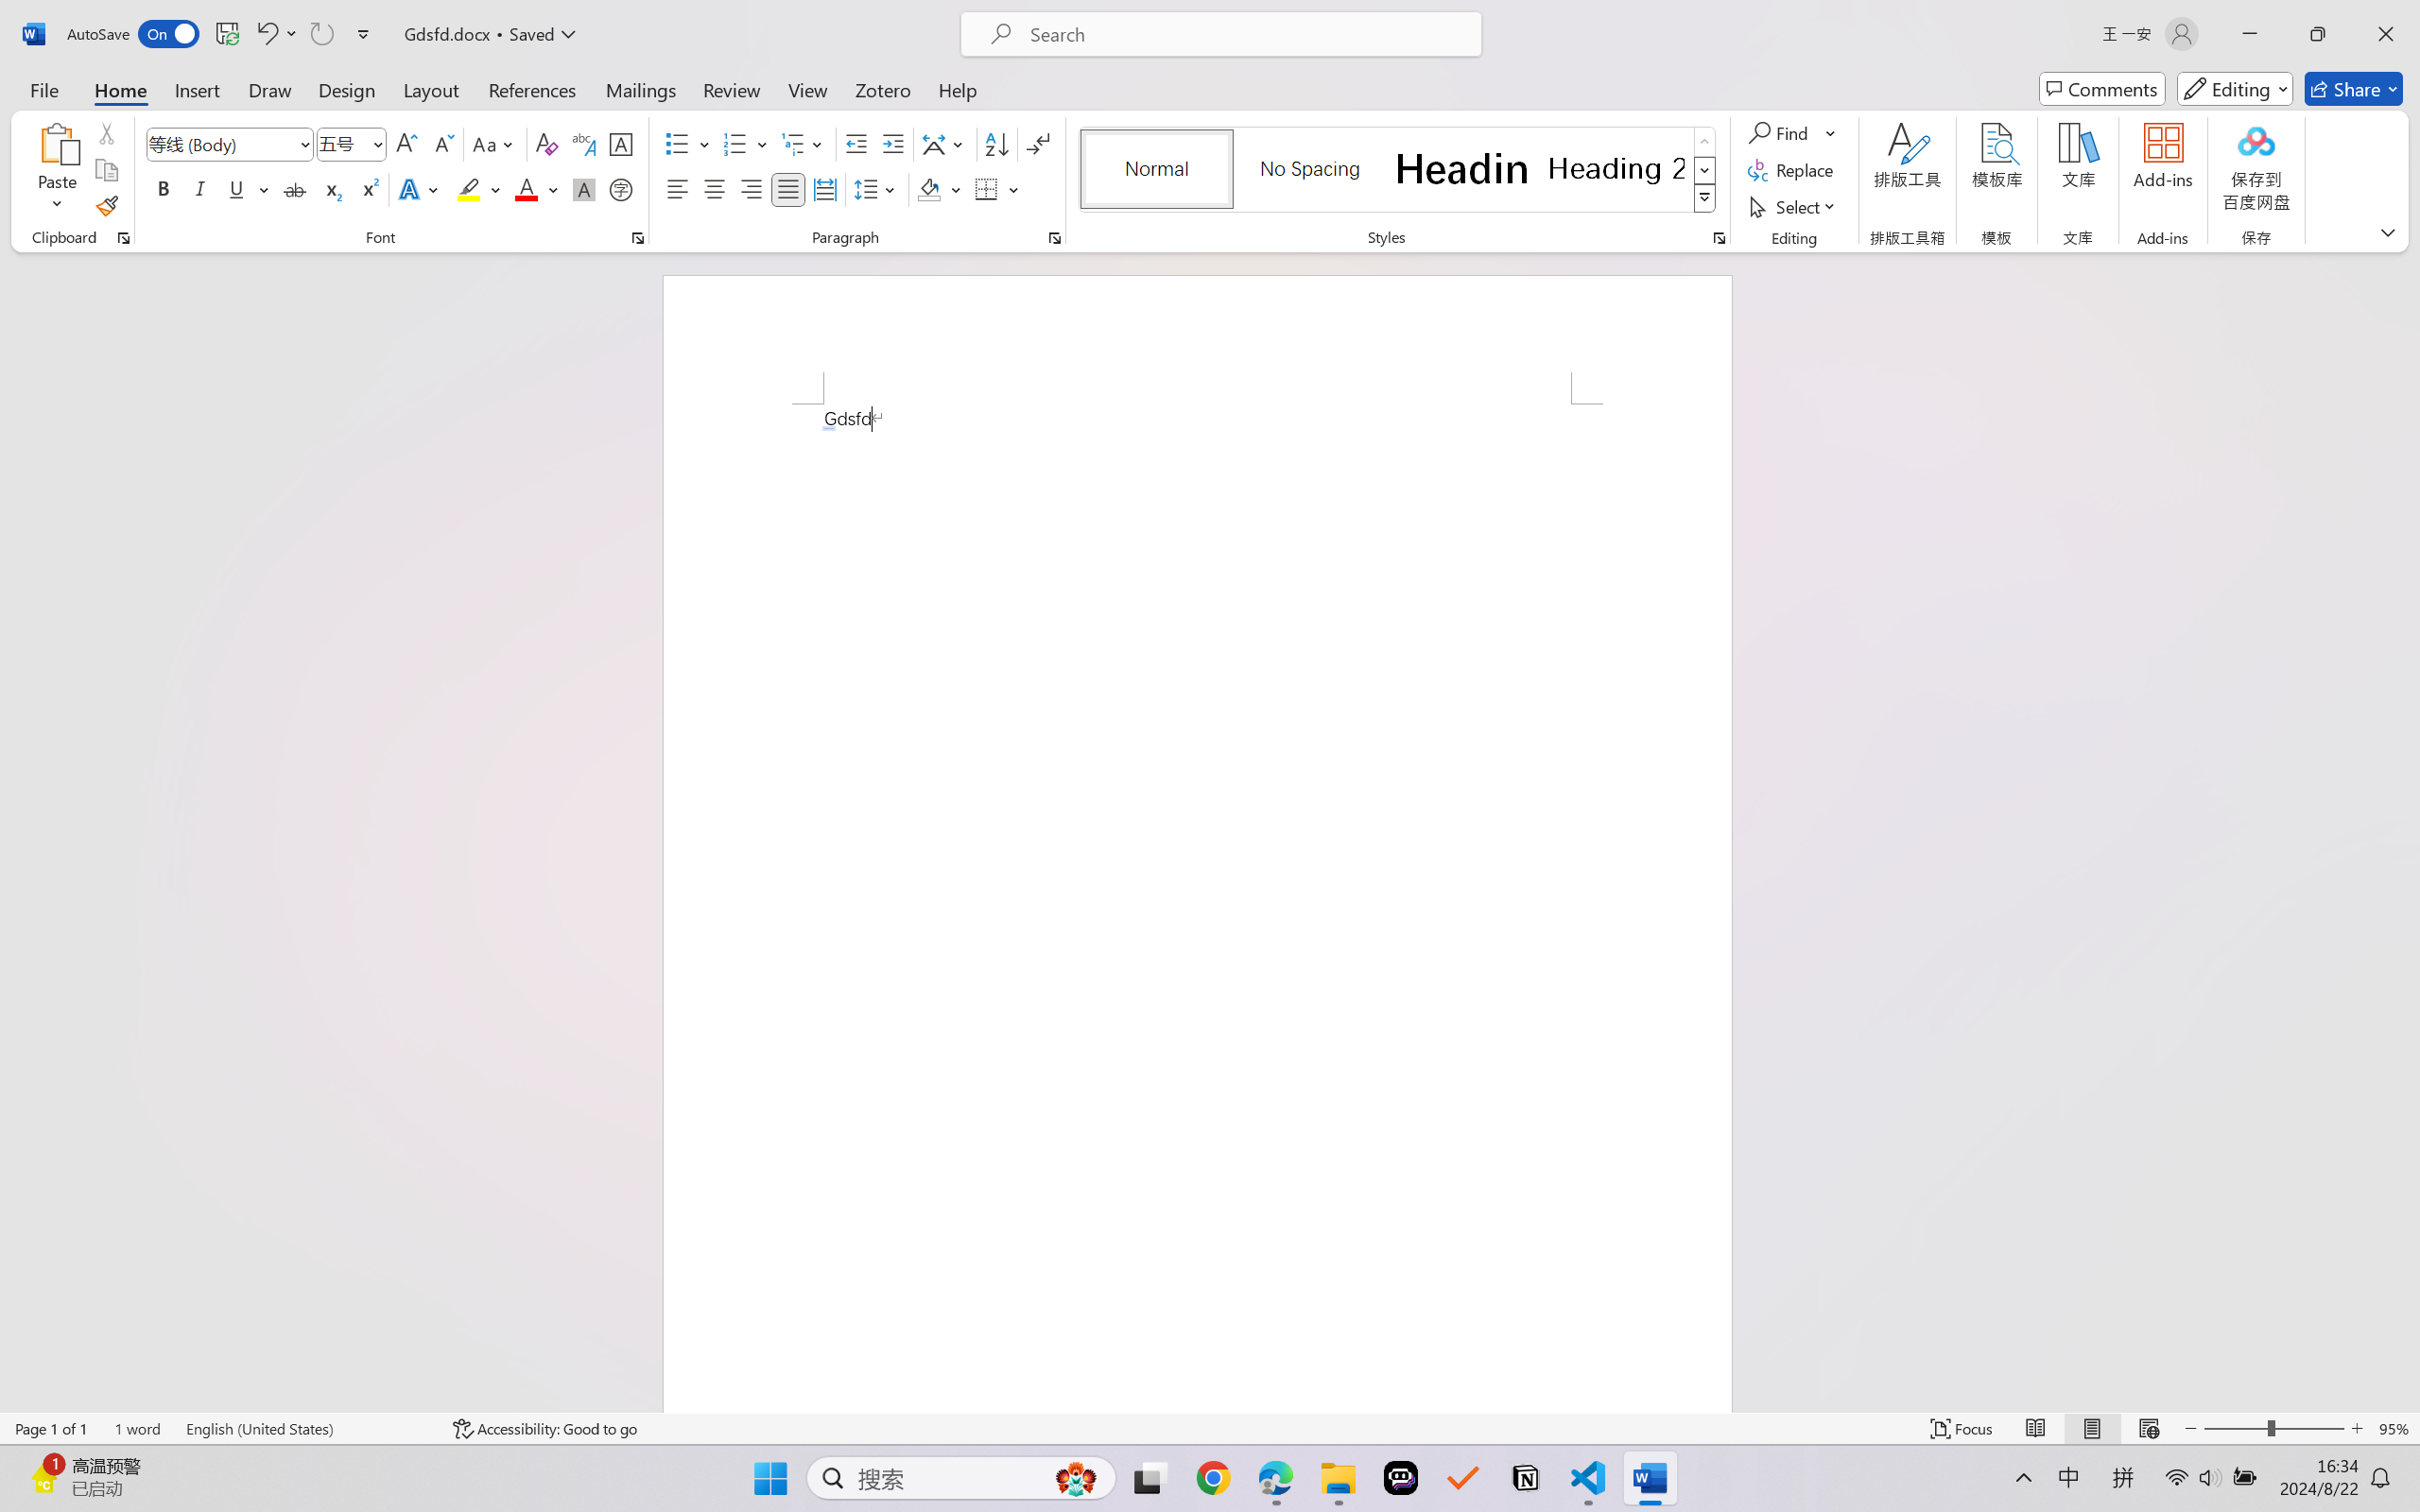  I want to click on 'Cut', so click(105, 131).